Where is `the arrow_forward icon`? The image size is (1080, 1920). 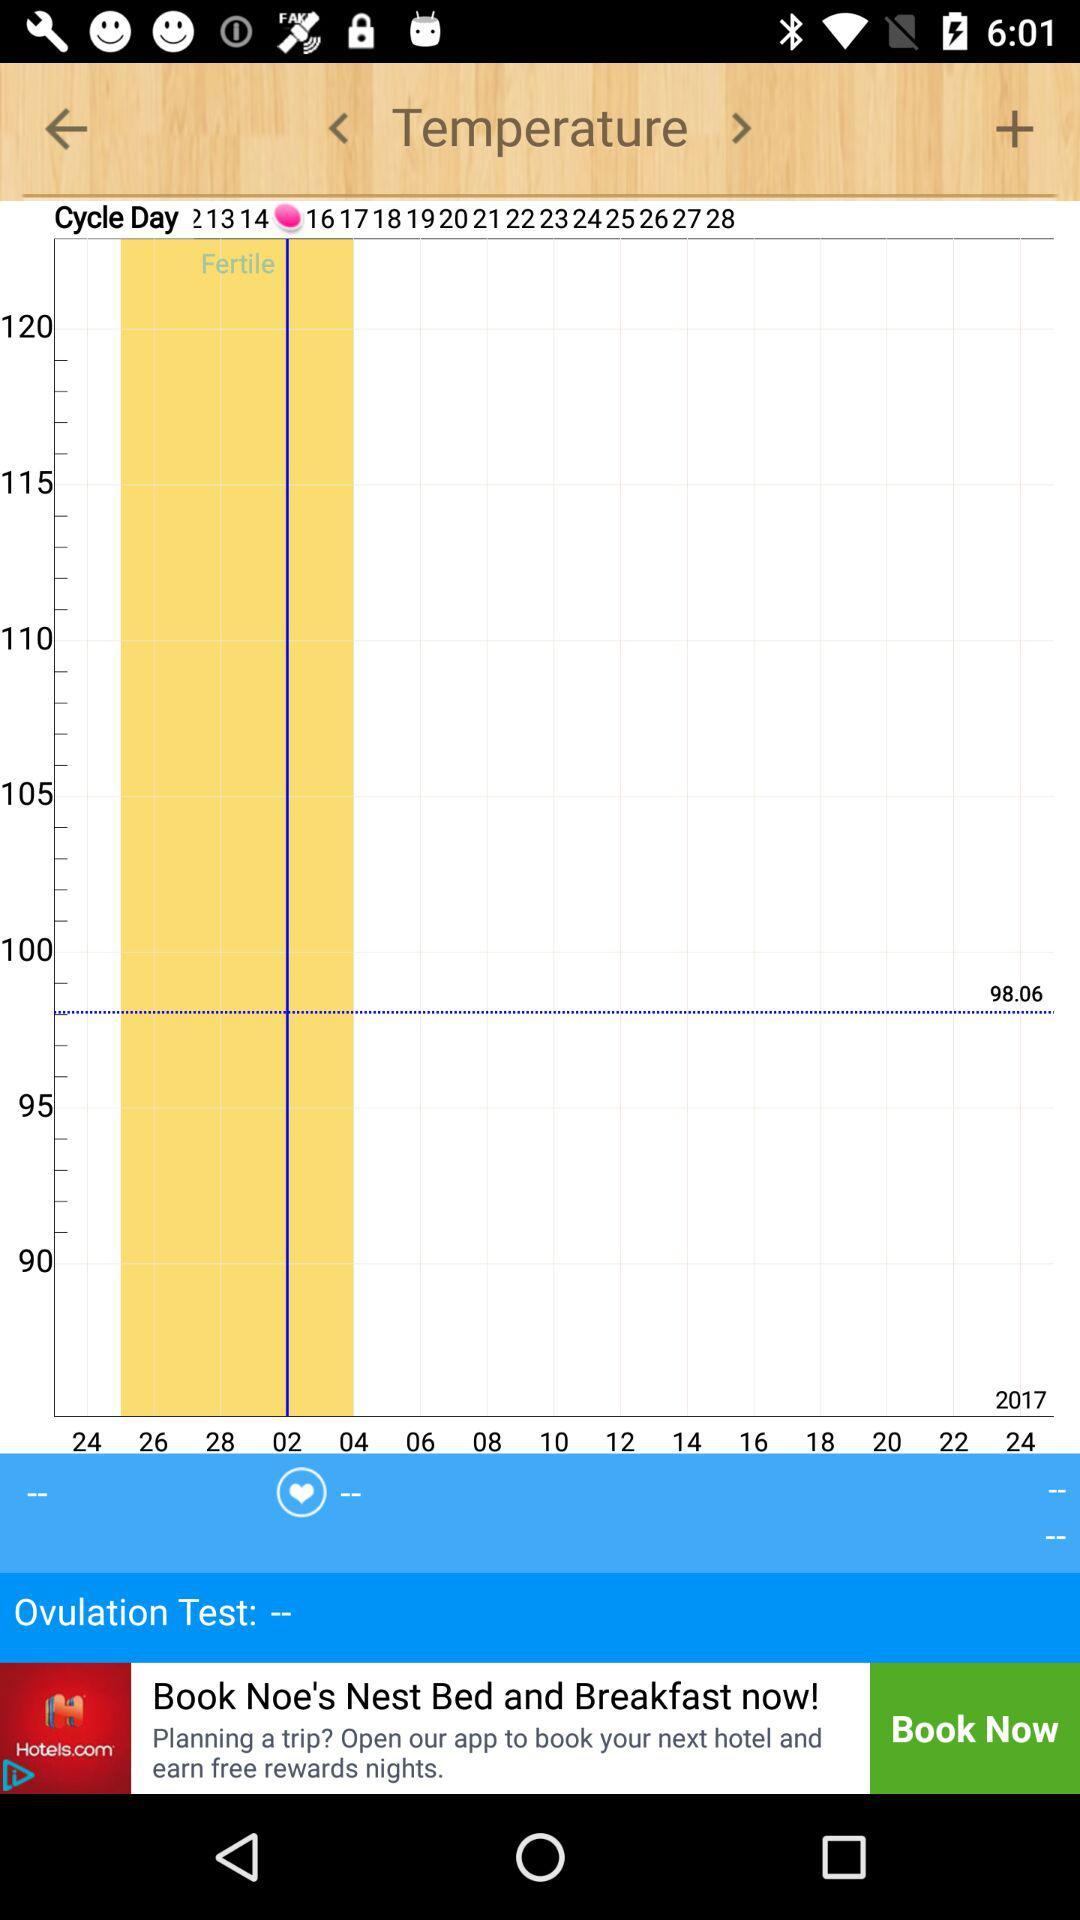
the arrow_forward icon is located at coordinates (740, 127).